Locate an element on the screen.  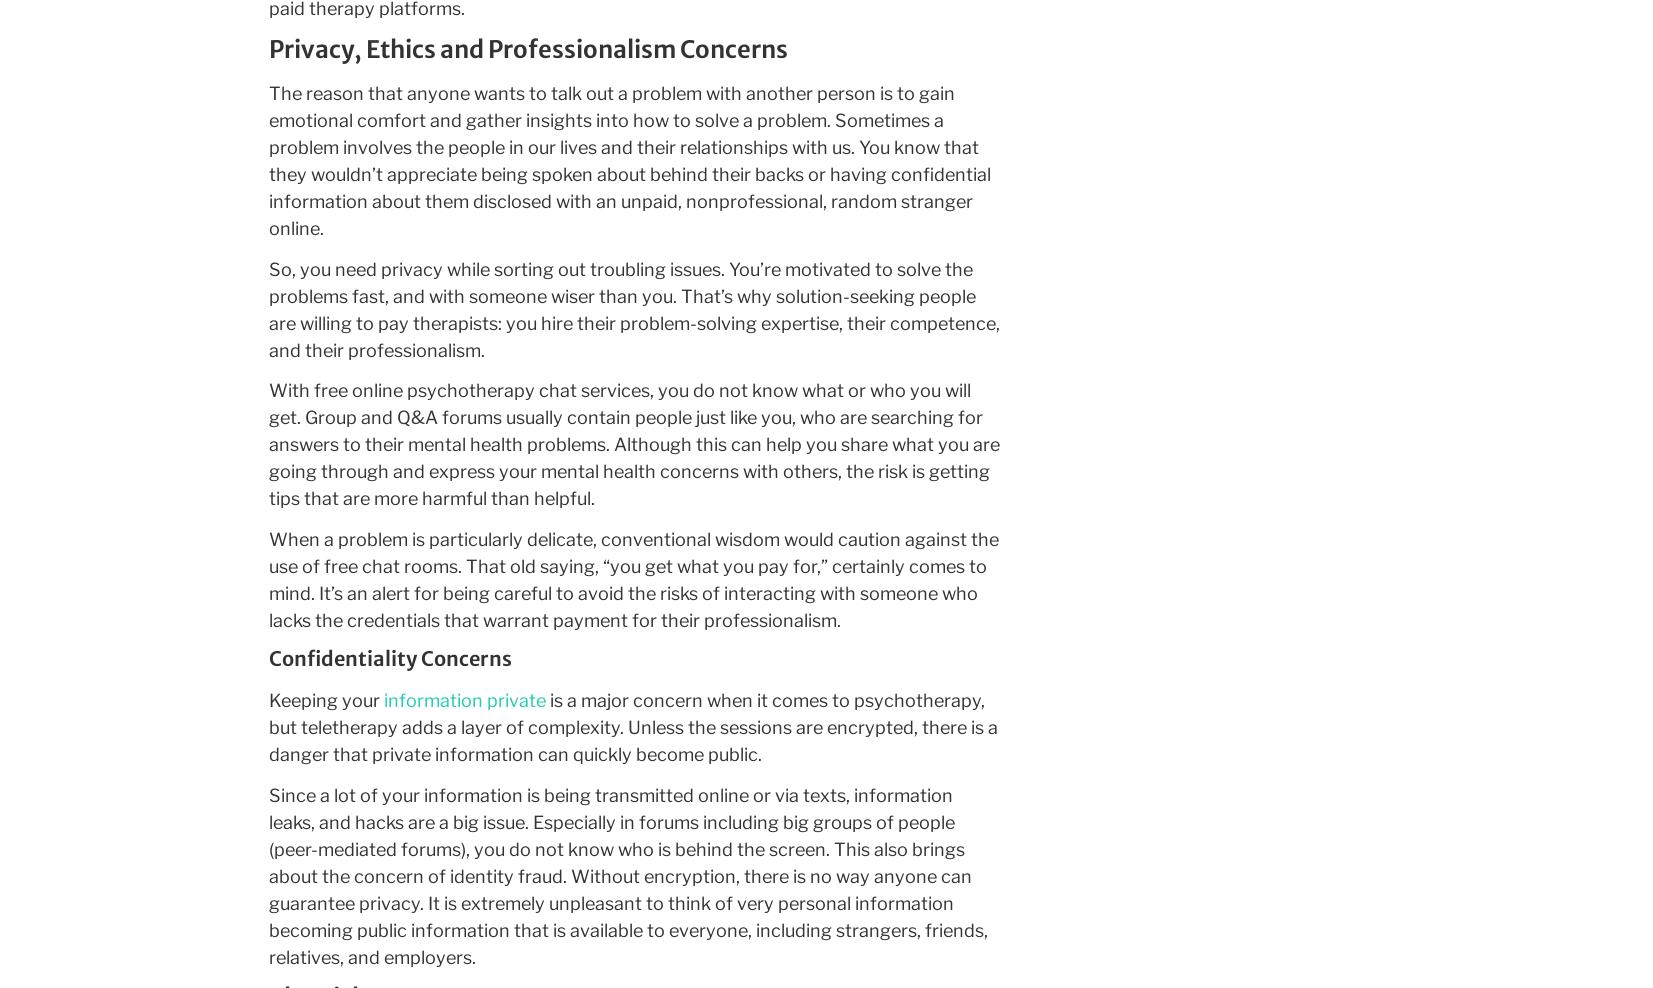
'Privacy, Ethics and Professionalism Concerns' is located at coordinates (526, 47).